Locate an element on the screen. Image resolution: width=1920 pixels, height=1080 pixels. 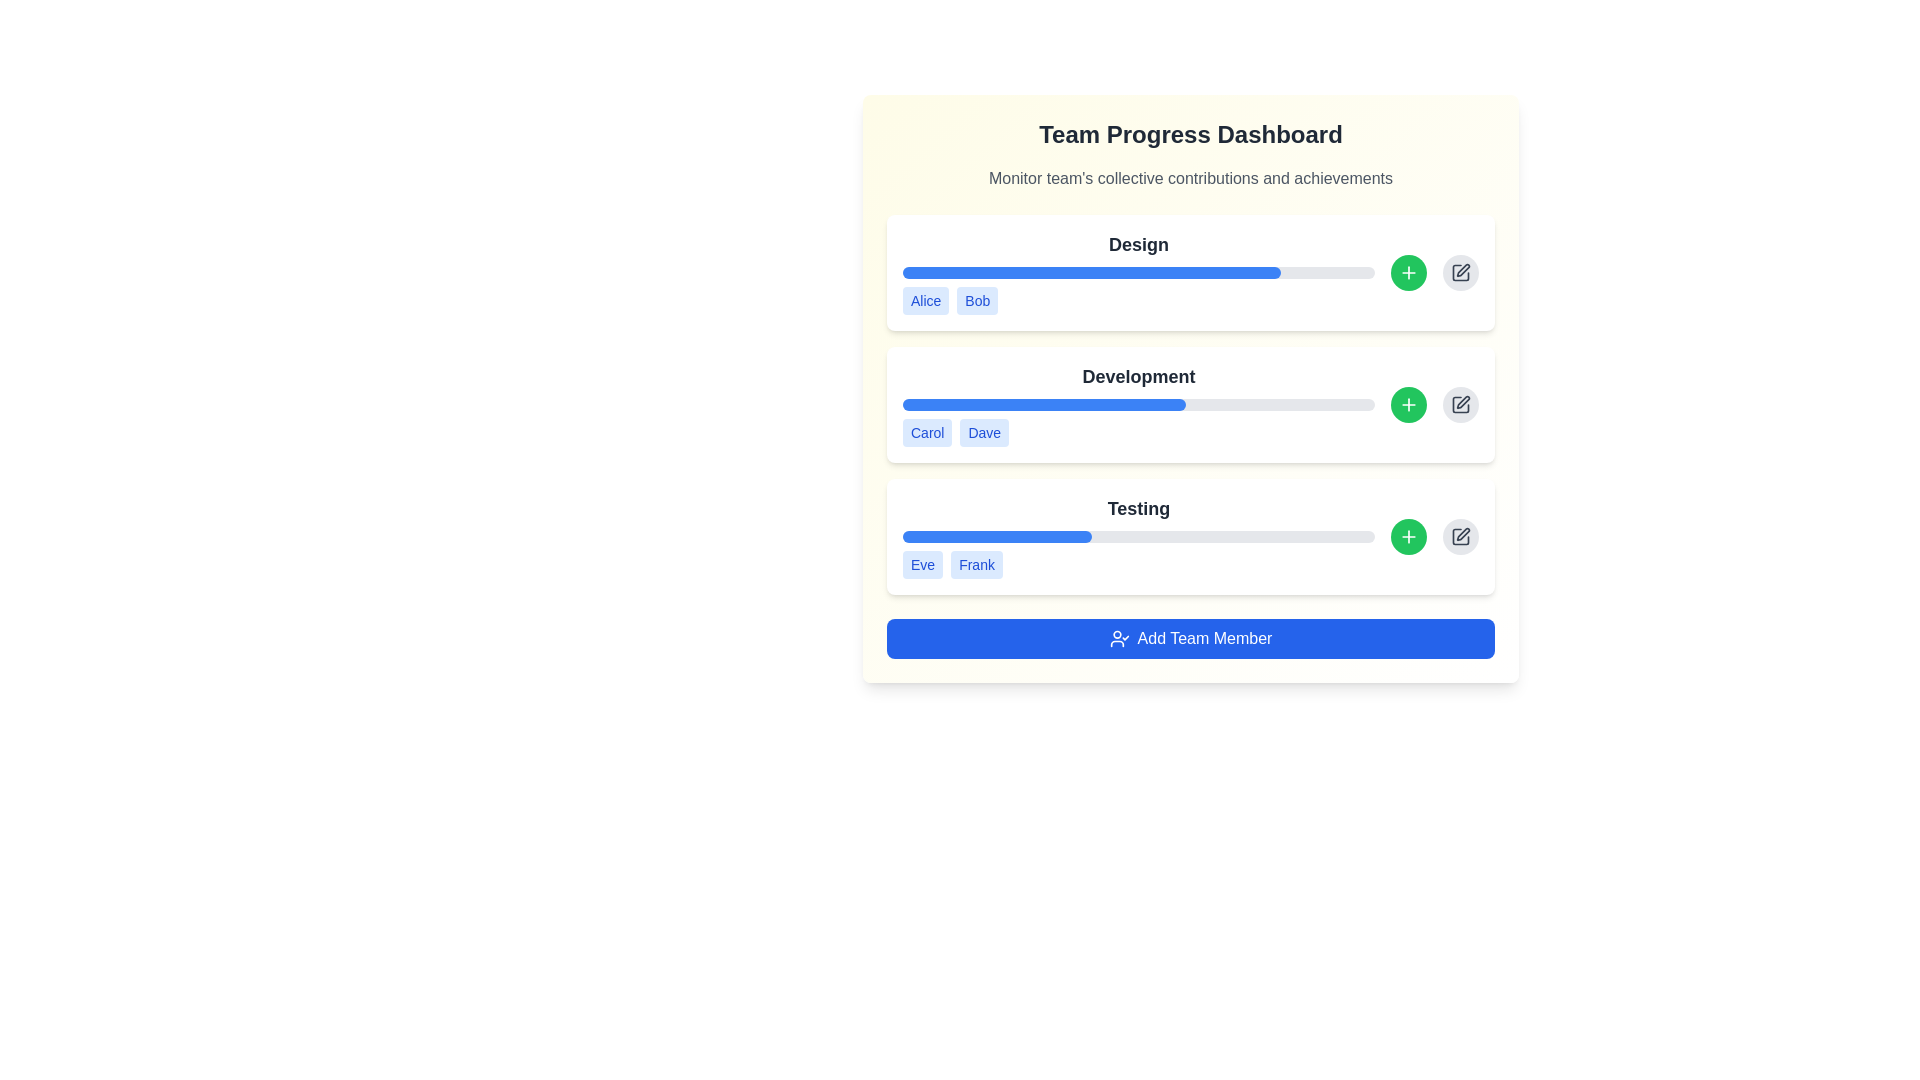
the blue filled section of the progress bar located under the 'Design' label in the team progress dashboard is located at coordinates (1090, 273).